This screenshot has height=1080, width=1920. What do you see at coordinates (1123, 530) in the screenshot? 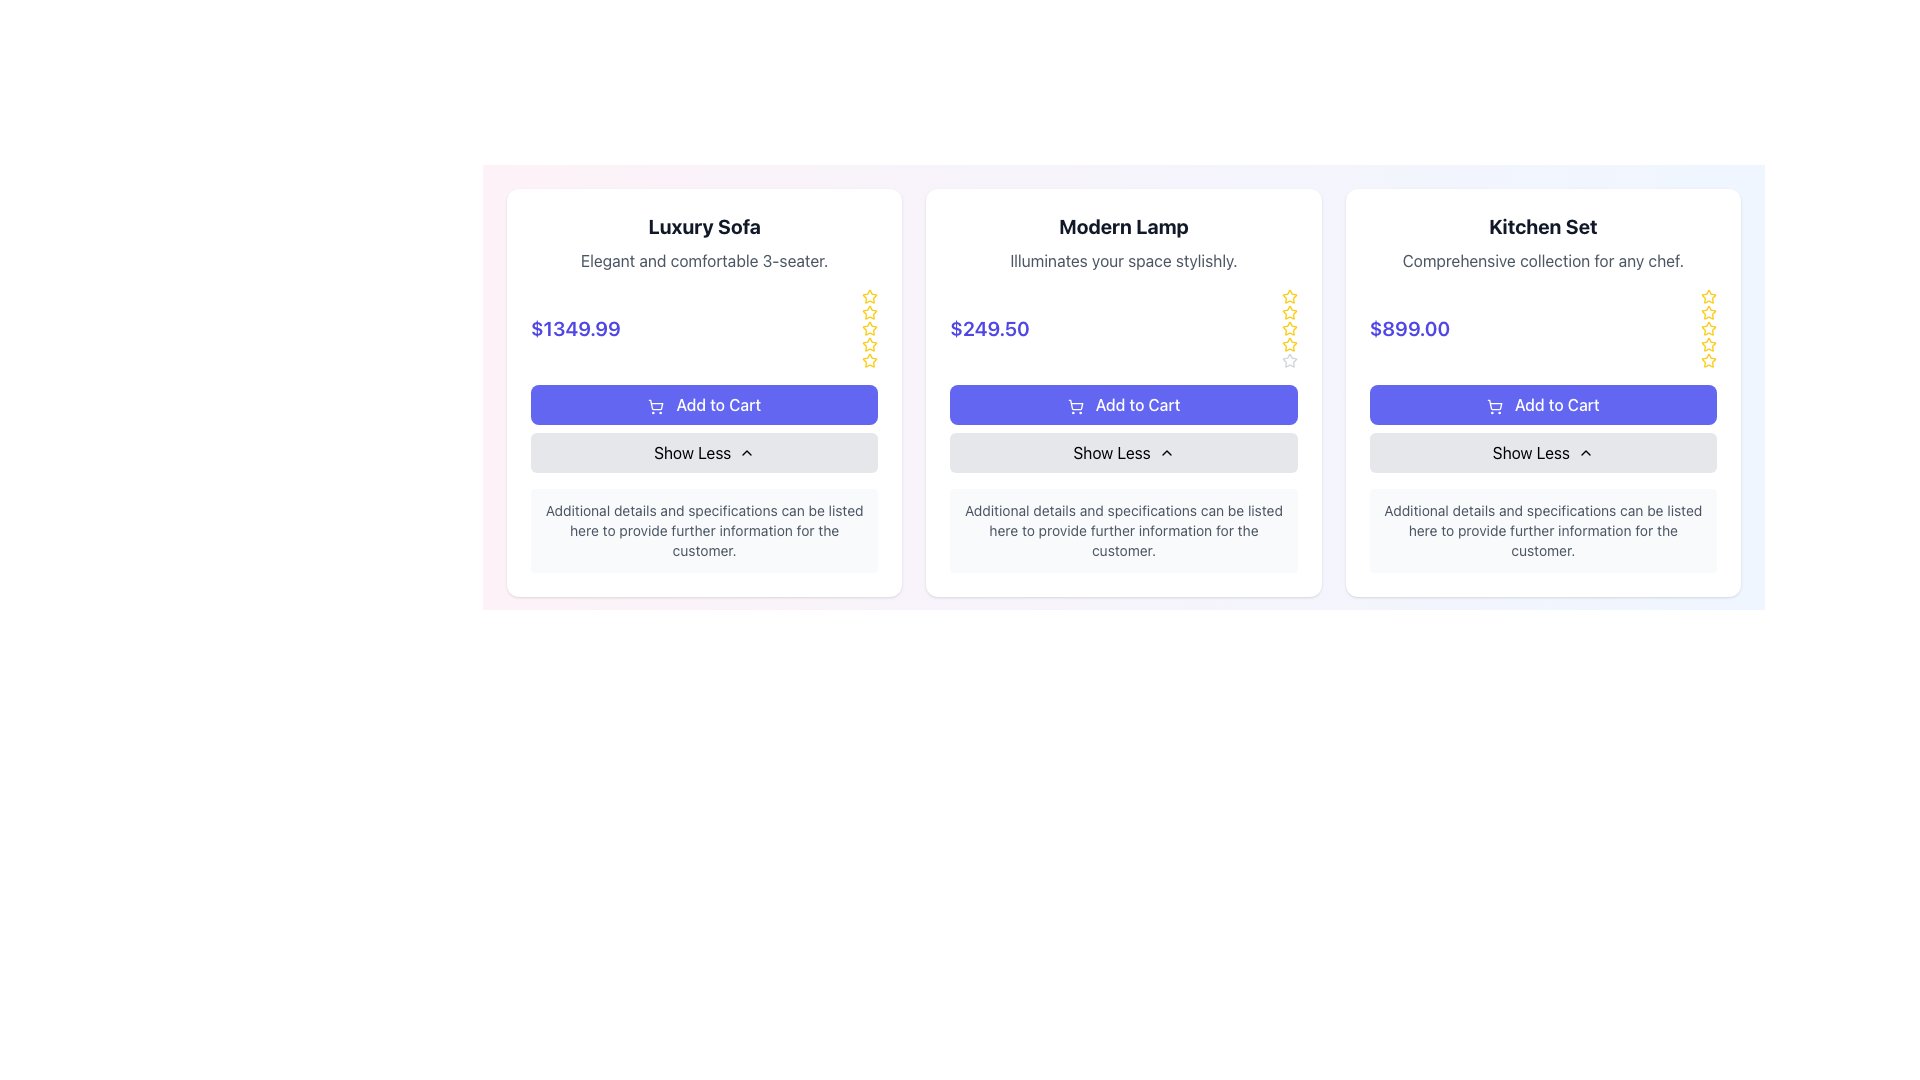
I see `the text block that contains the descriptive text "Additional details and specifications can be listed here to provide further information for the customer," which is positioned below the "Show Less ↑" button in the card titled "Modern Lamp."` at bounding box center [1123, 530].